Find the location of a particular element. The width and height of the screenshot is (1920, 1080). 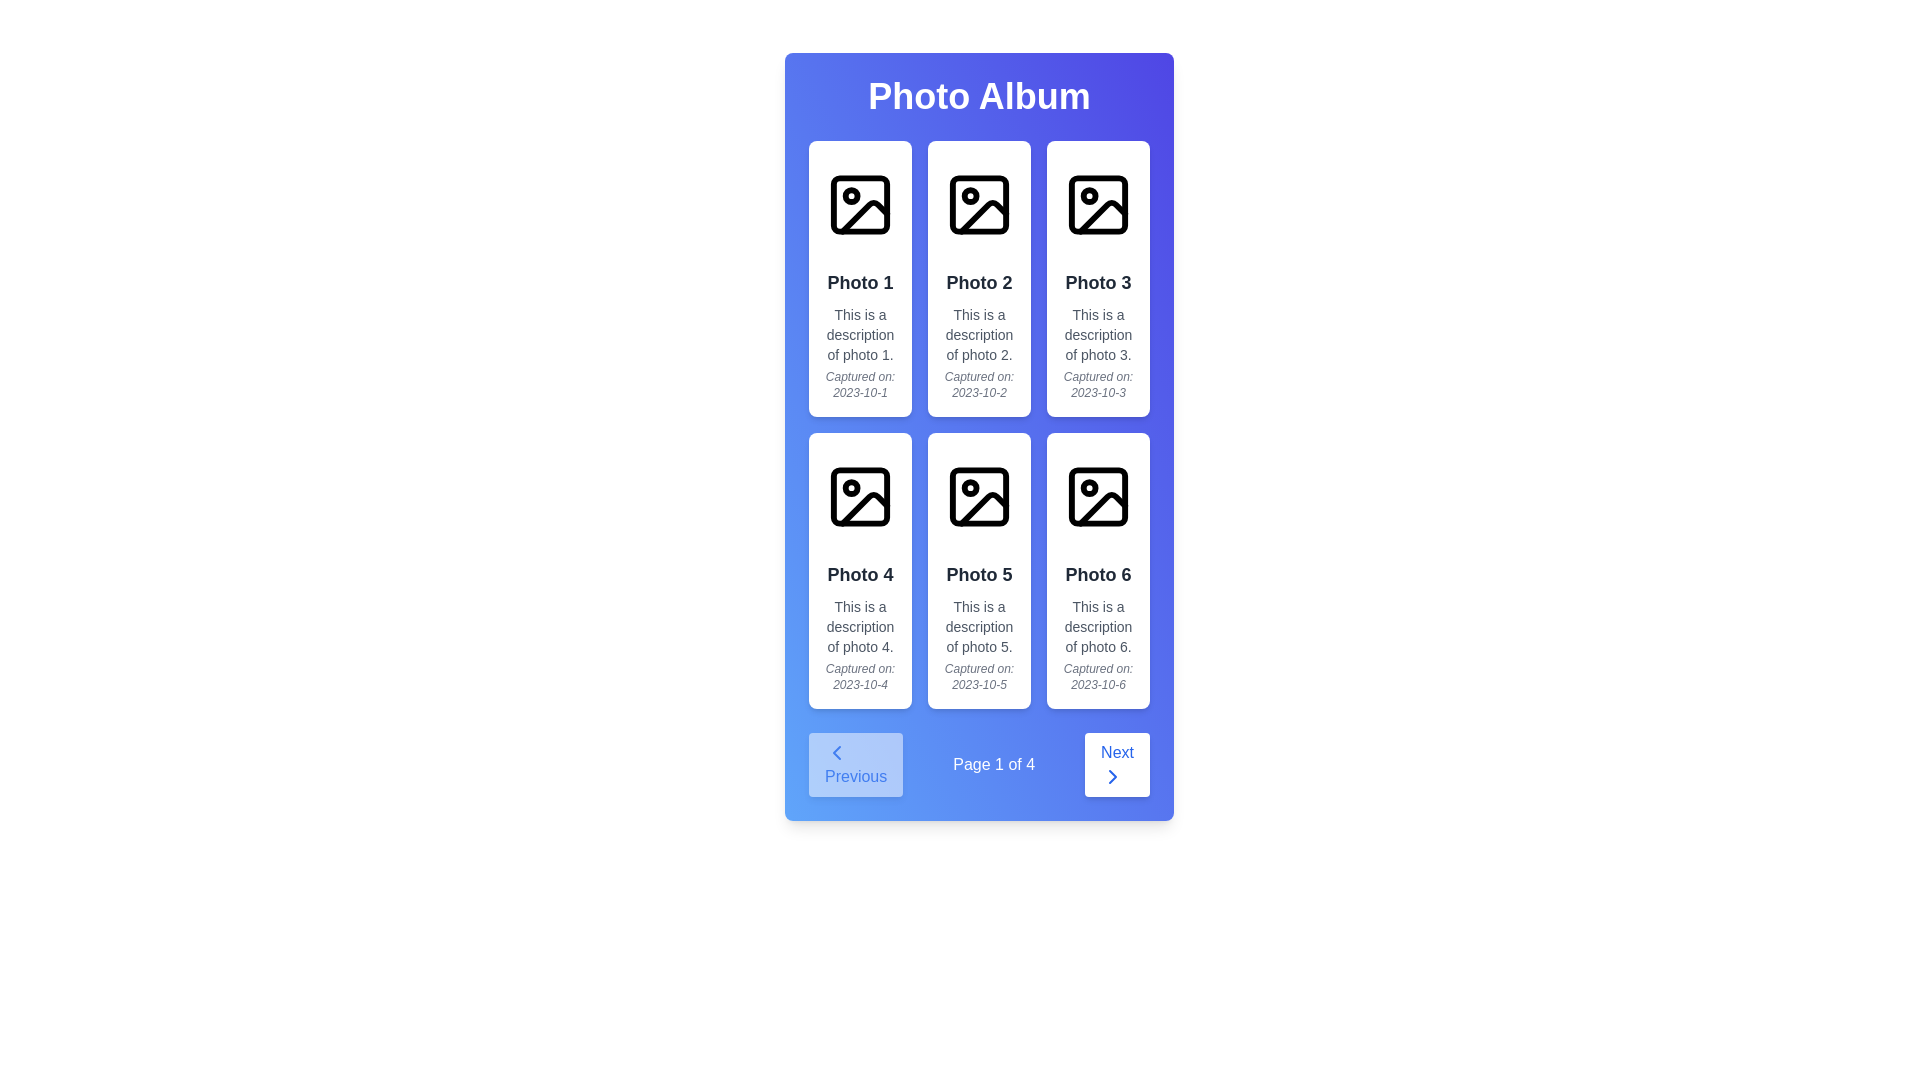

the photo placeholder icon located in the top right corner of the card labeled 'Photo 6' in the grid of photo entries is located at coordinates (1097, 496).